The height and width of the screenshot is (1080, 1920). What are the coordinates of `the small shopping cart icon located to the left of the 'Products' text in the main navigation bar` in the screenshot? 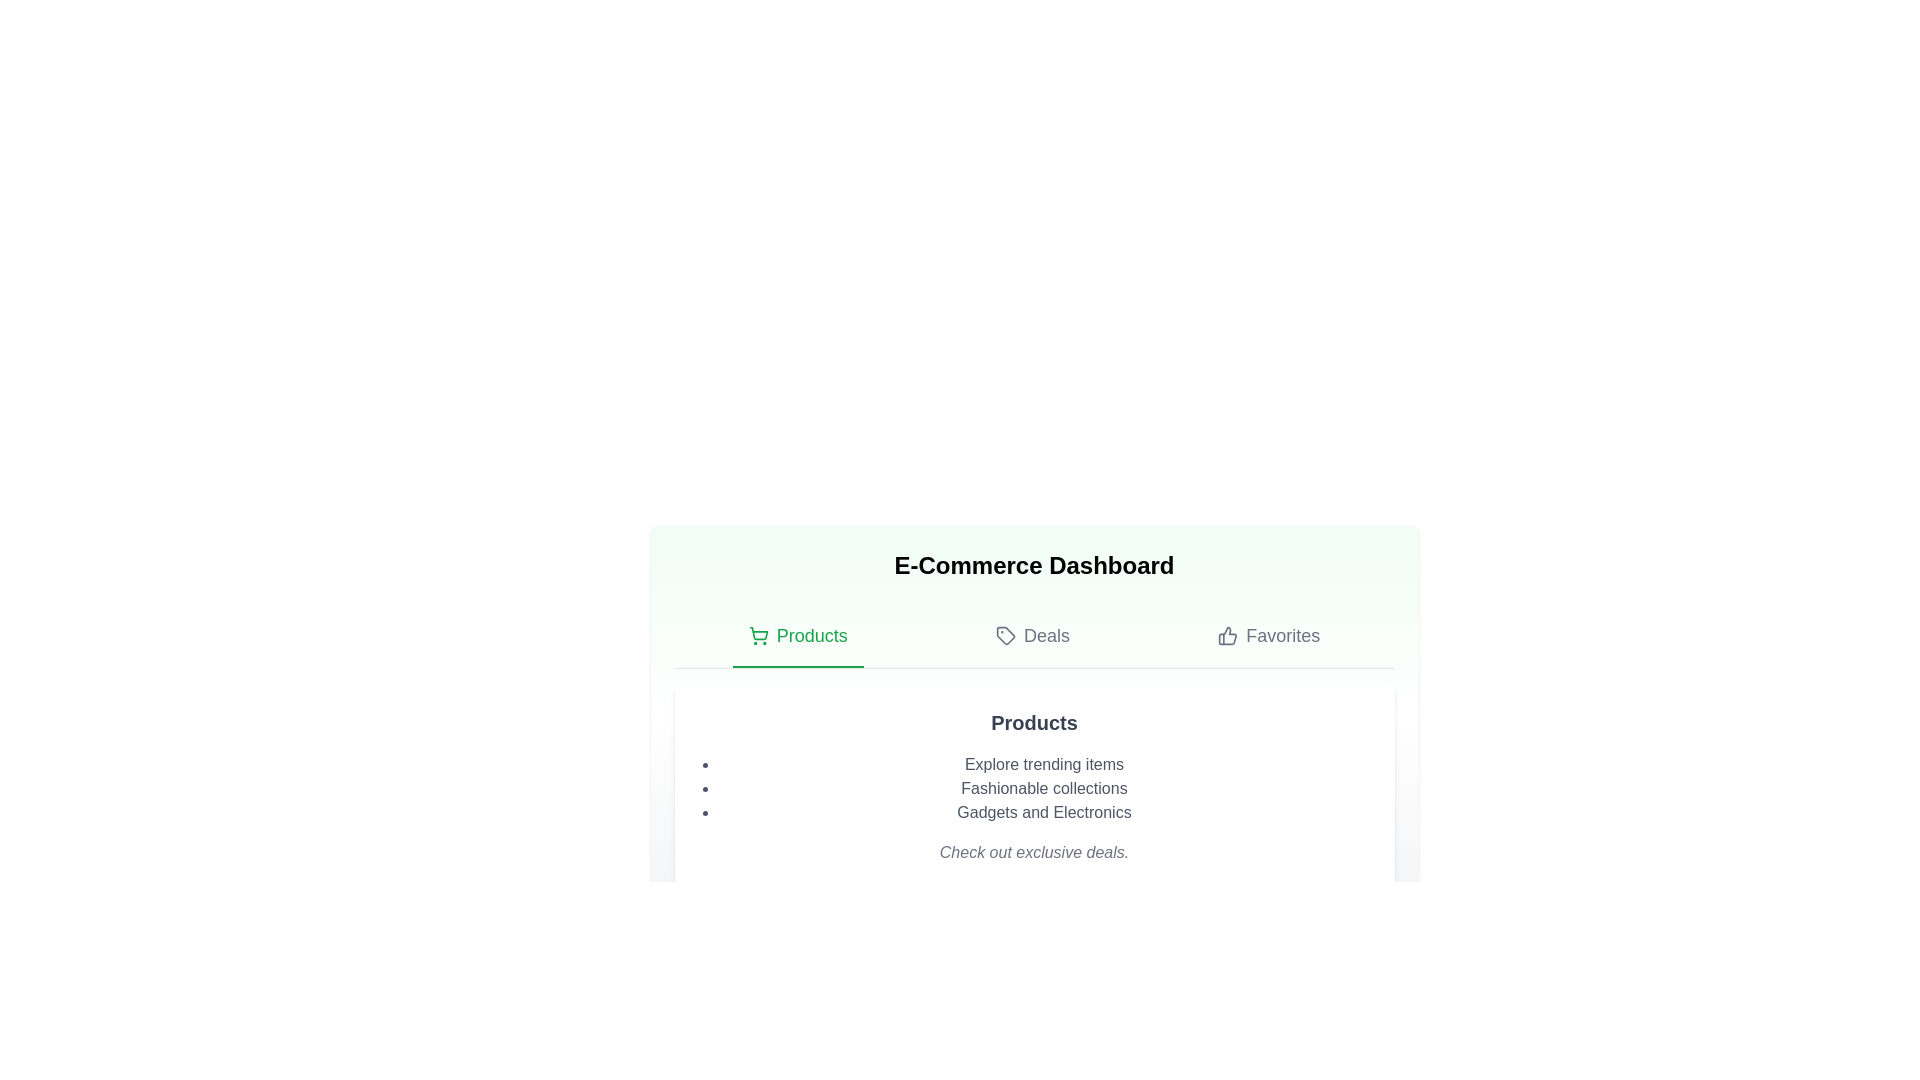 It's located at (757, 636).